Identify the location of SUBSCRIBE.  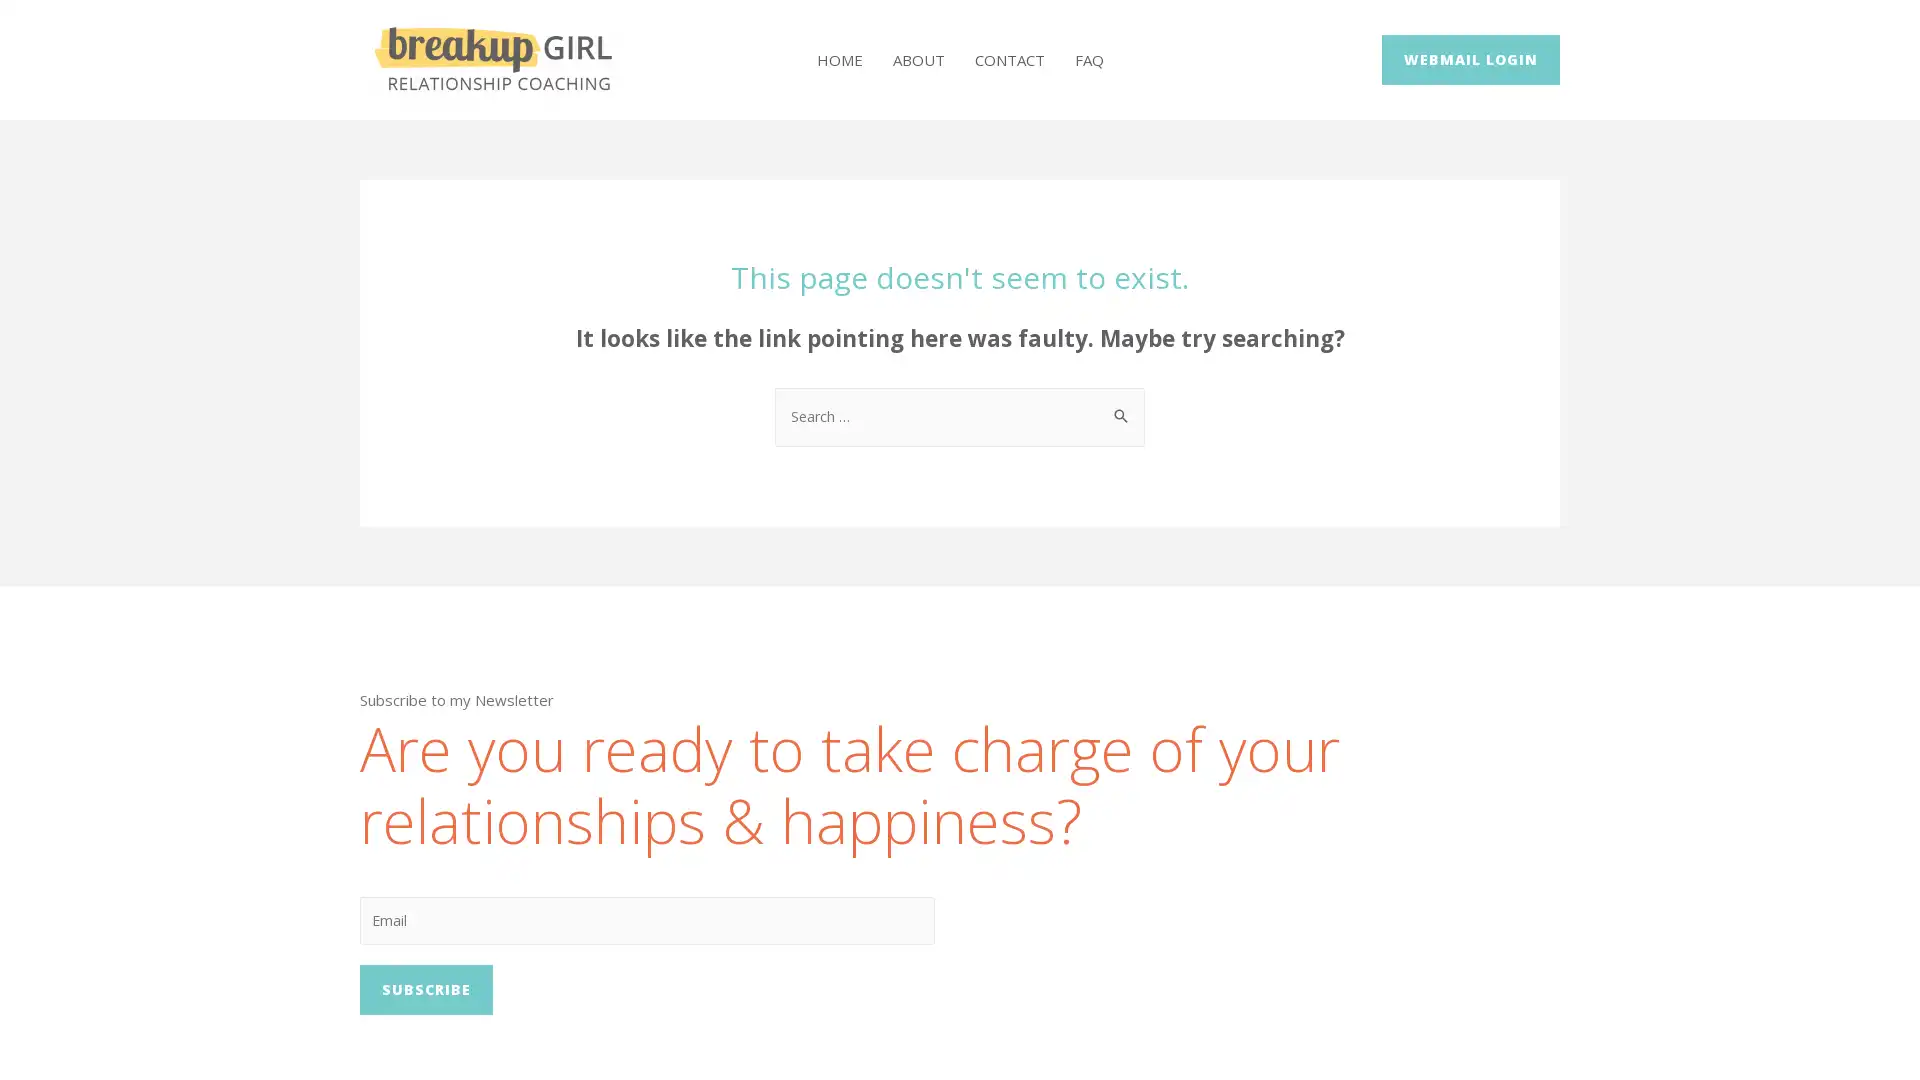
(425, 994).